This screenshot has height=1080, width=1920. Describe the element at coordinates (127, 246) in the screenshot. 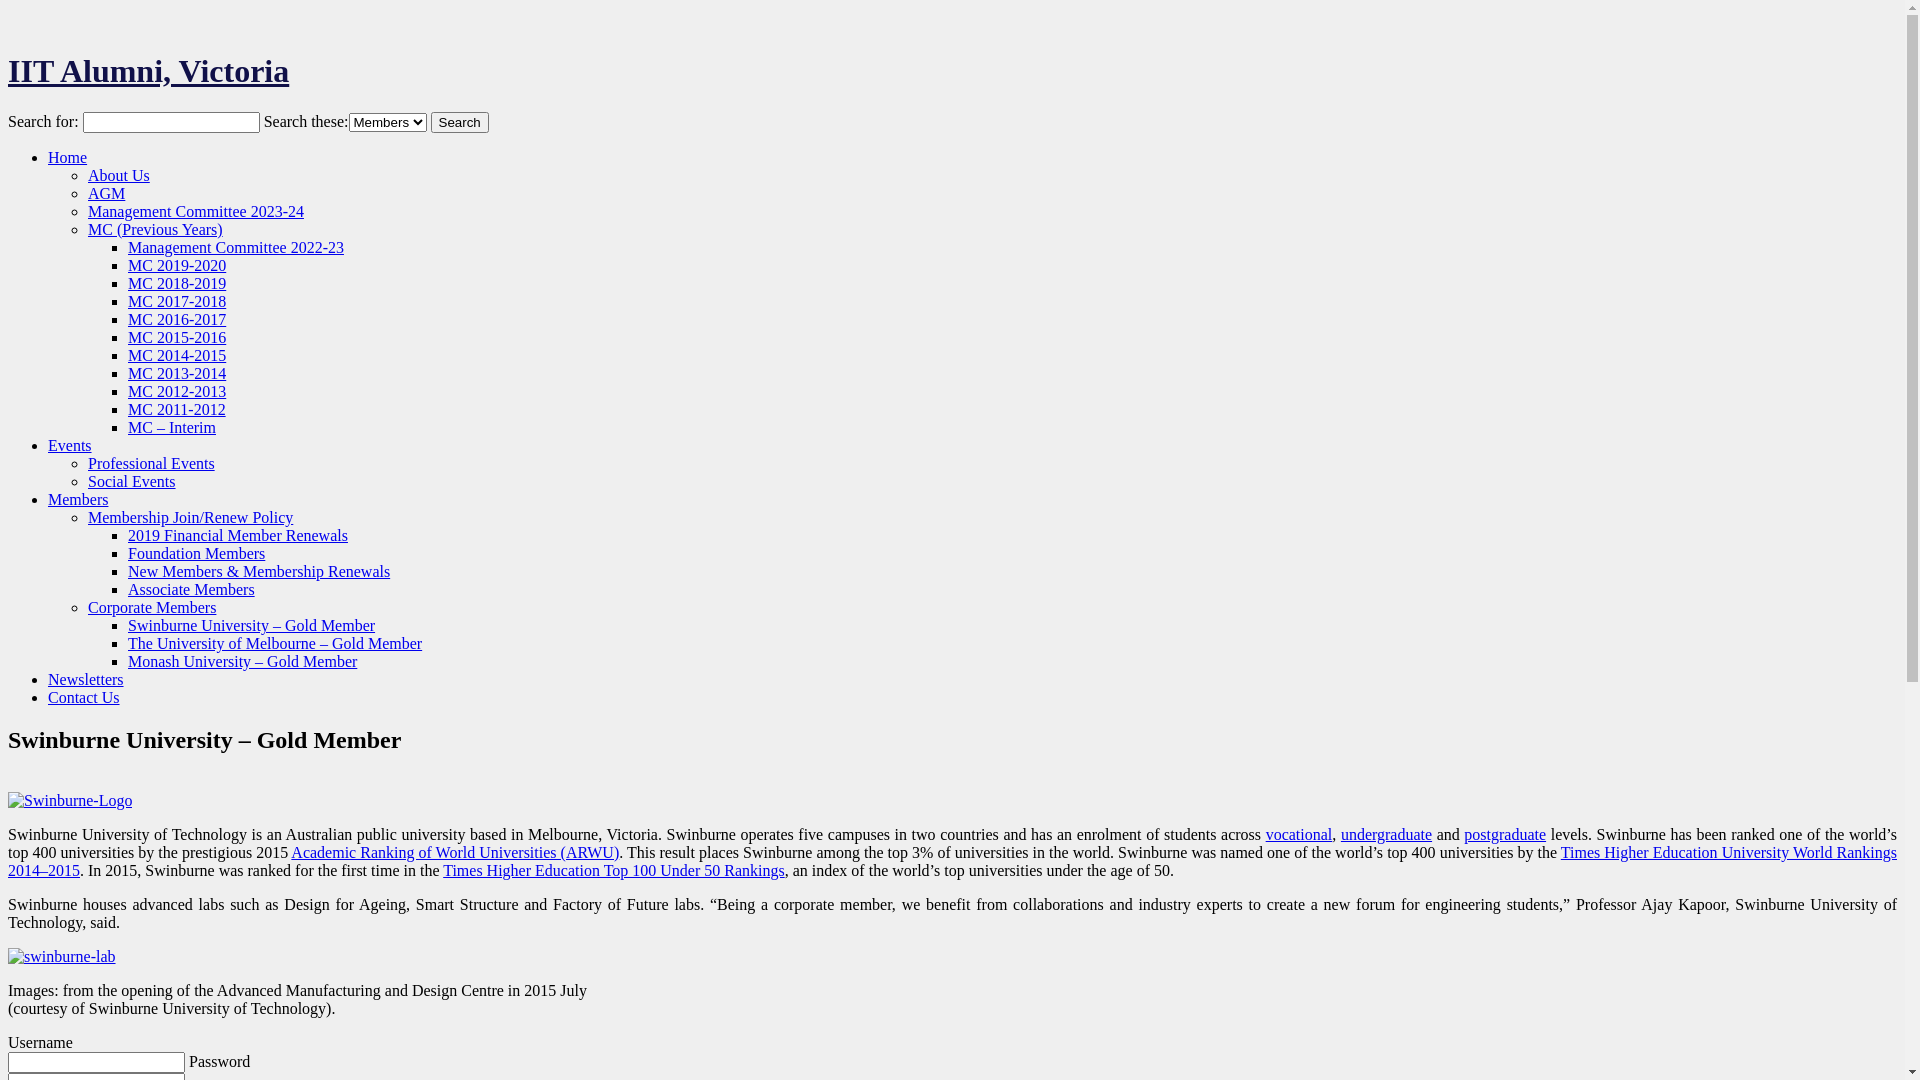

I see `'Management Committee 2022-23'` at that location.